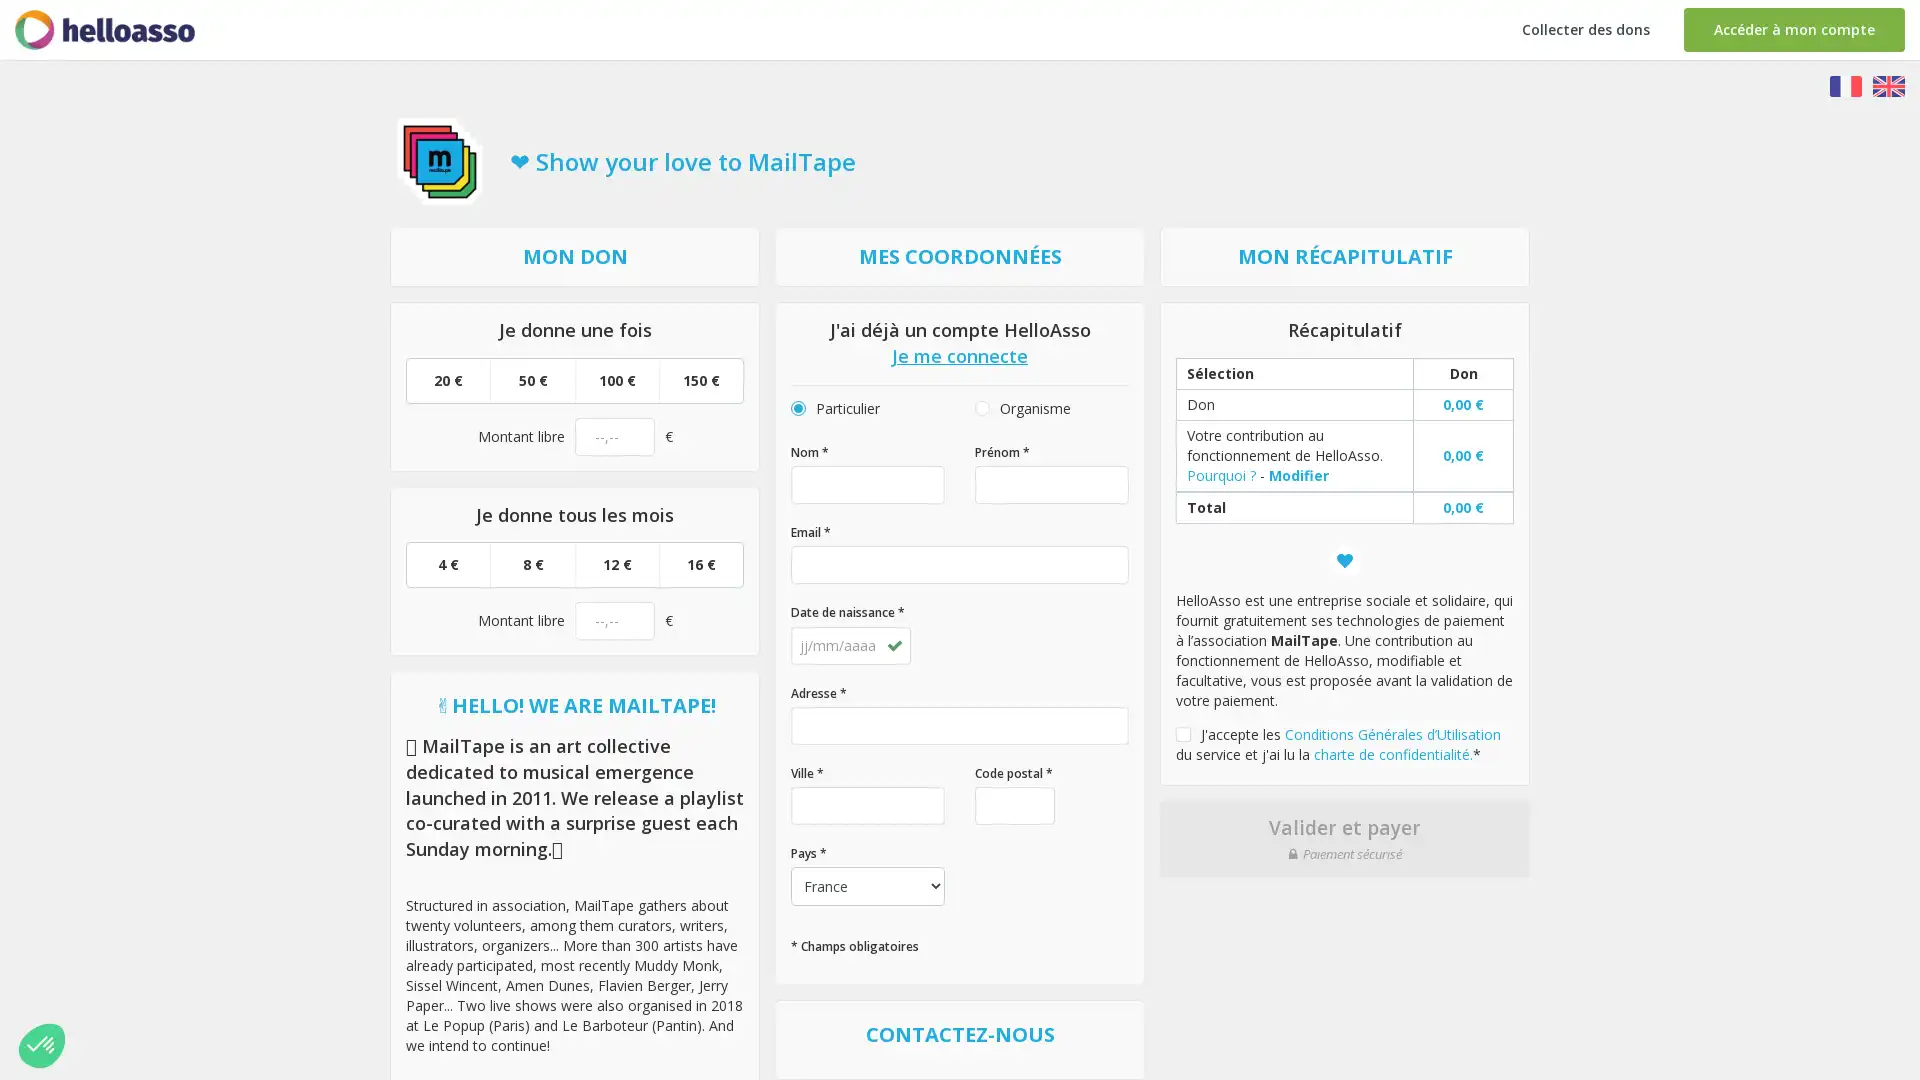  Describe the element at coordinates (229, 944) in the screenshot. I see `Consentements certifies par` at that location.